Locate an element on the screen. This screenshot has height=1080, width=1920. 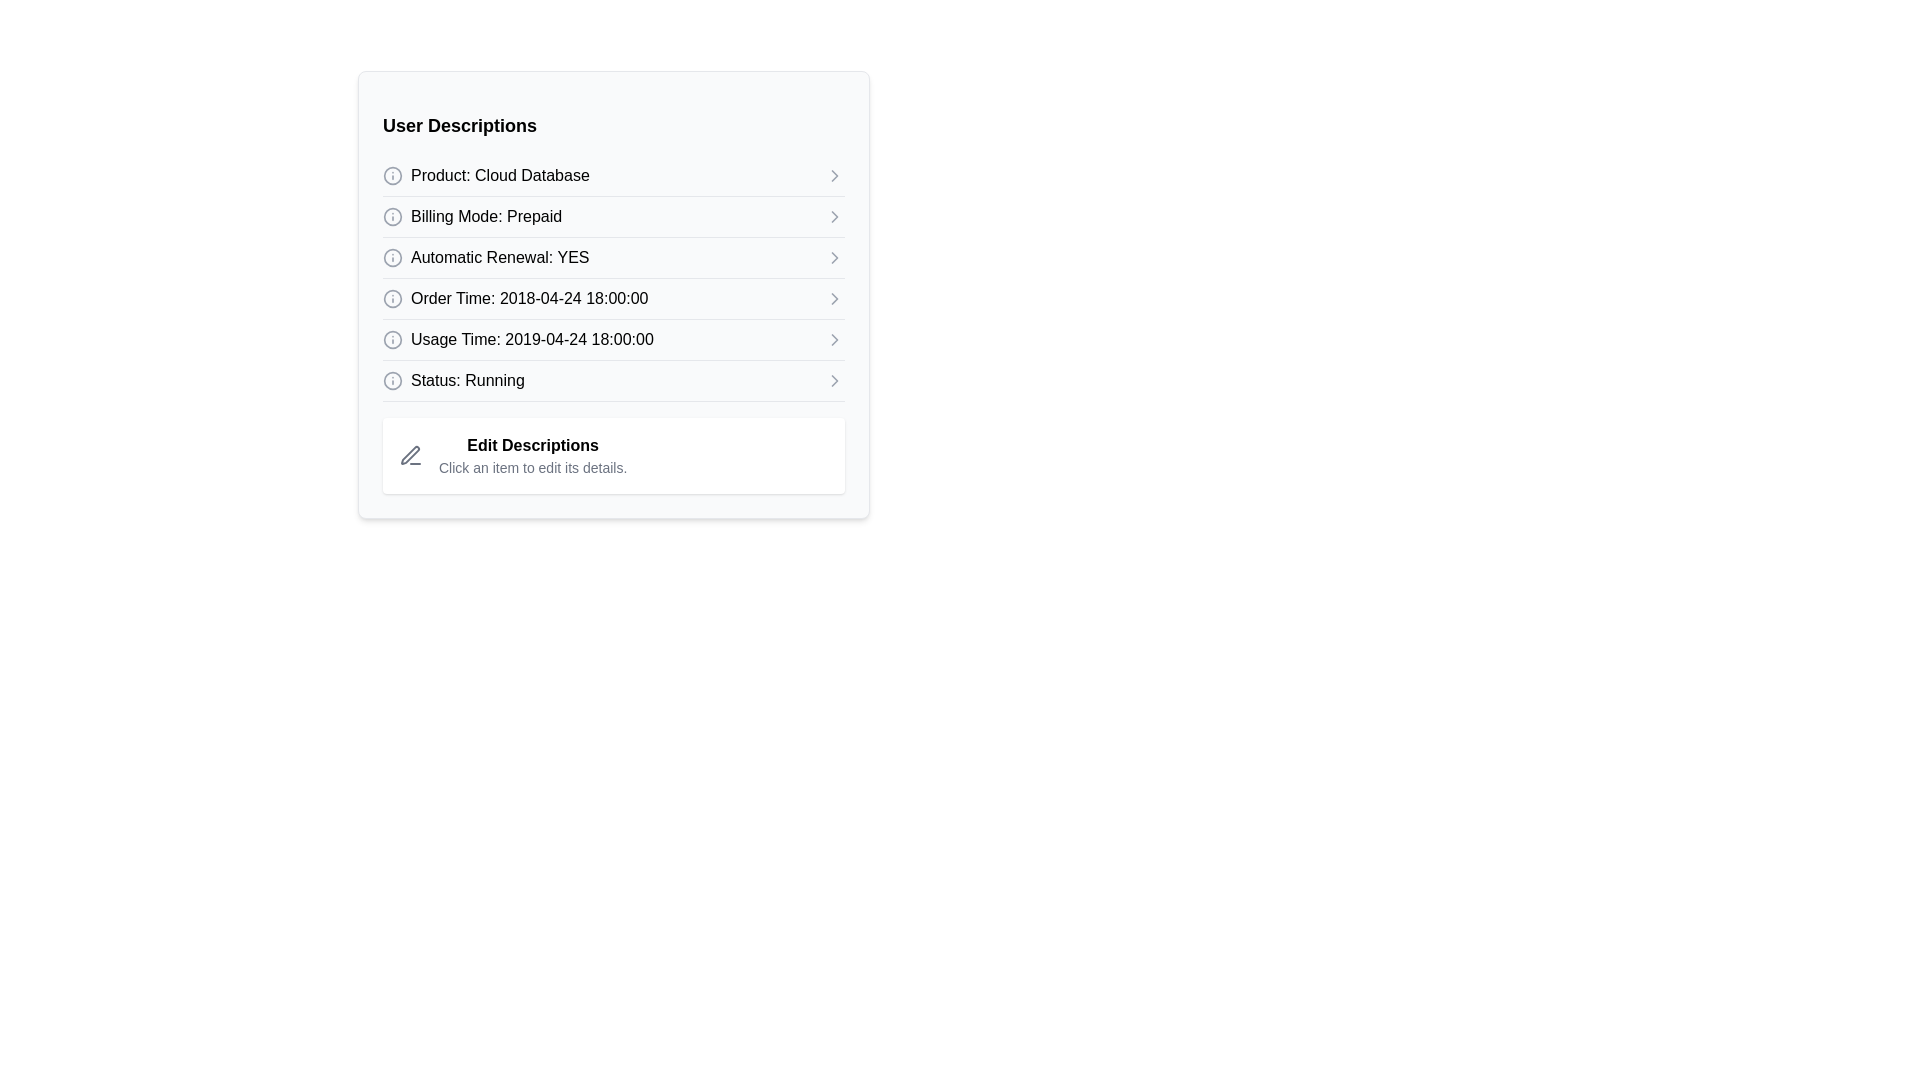
the circular information icon with a gray stroke located beside the text 'Automatic Renewal: YES' for more information is located at coordinates (393, 257).